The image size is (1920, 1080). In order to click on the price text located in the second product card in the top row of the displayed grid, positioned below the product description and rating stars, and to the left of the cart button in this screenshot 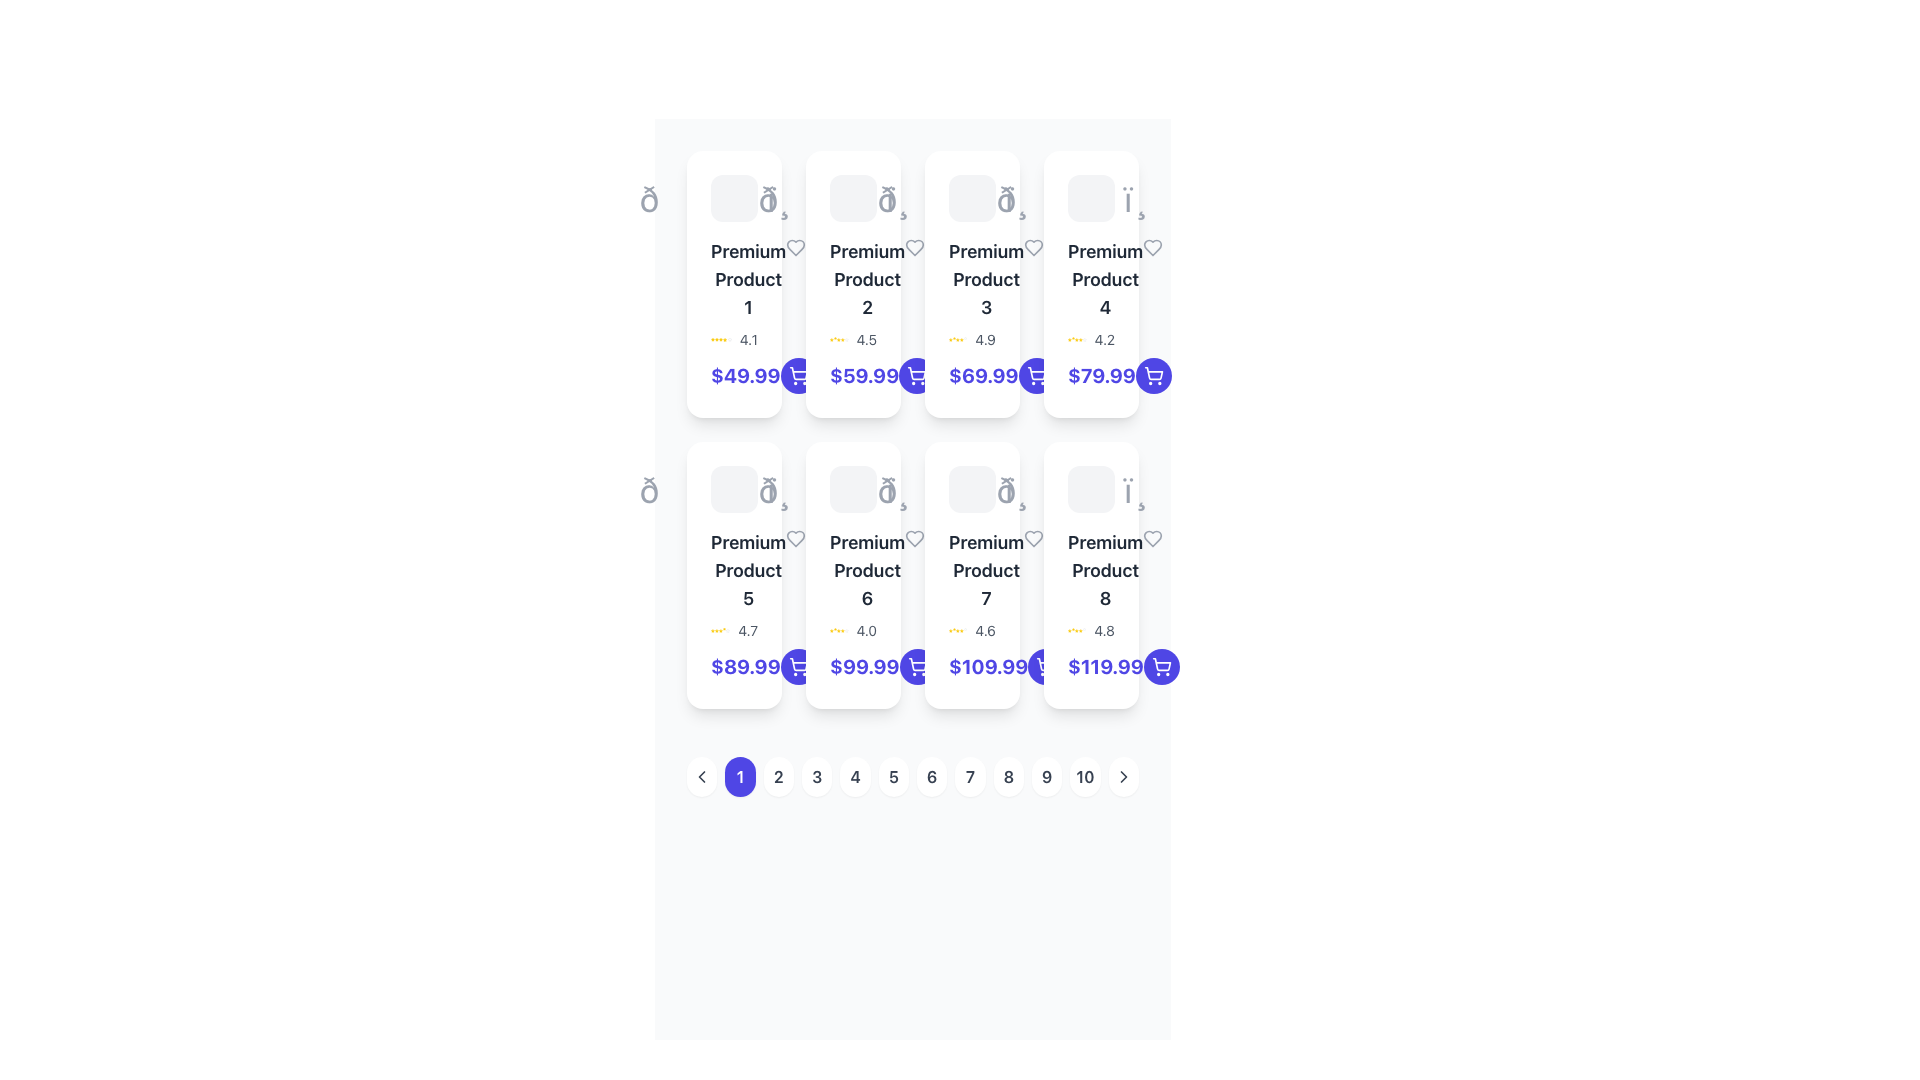, I will do `click(864, 375)`.